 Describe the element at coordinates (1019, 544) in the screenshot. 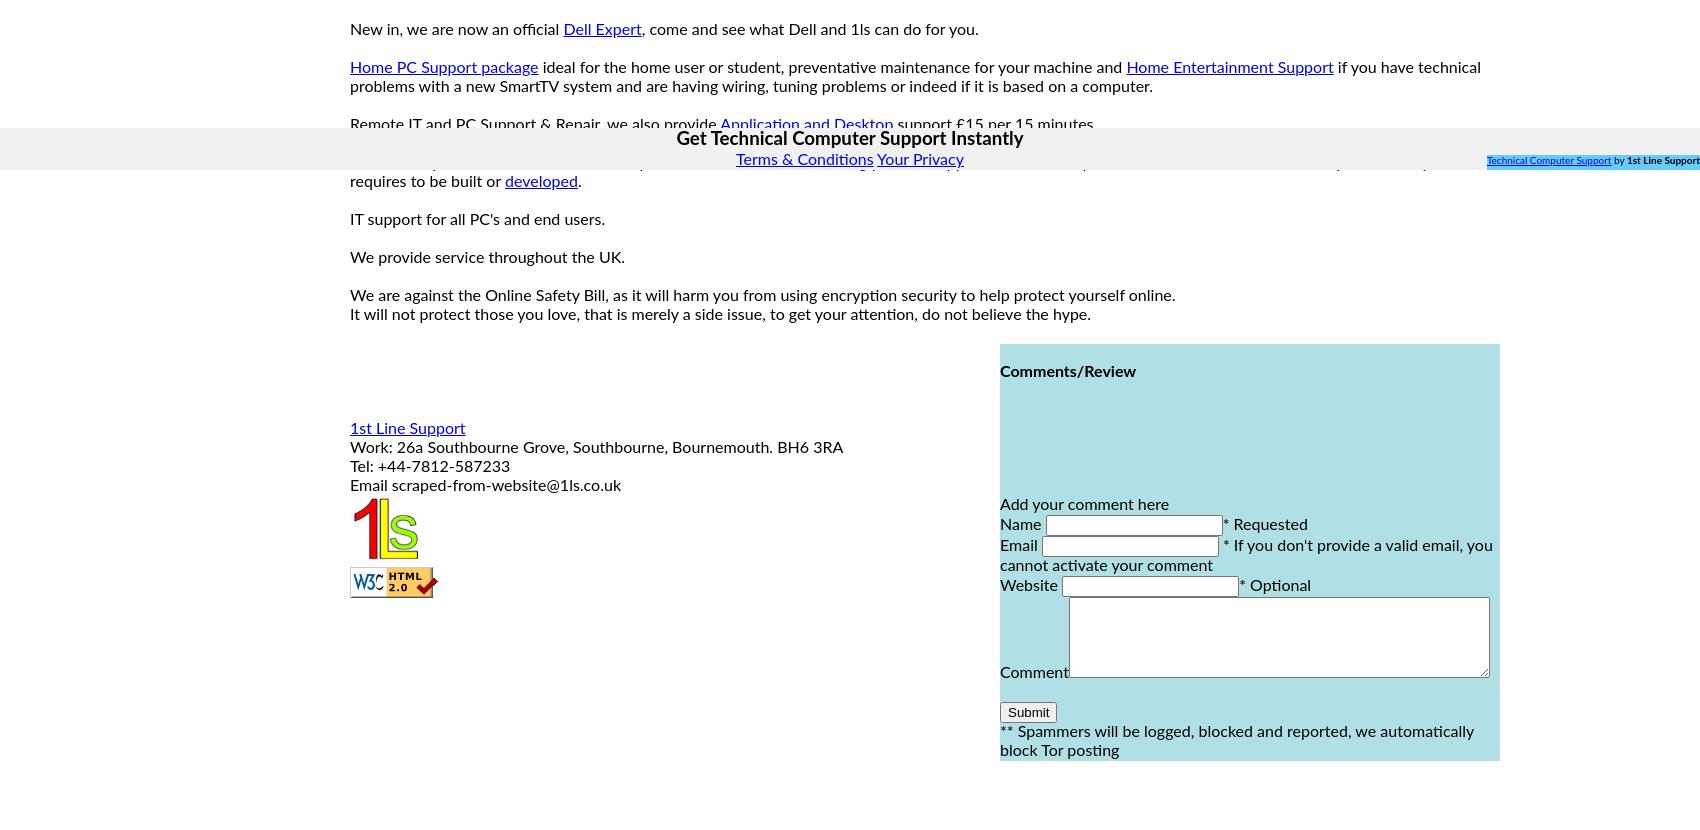

I see `'Email'` at that location.